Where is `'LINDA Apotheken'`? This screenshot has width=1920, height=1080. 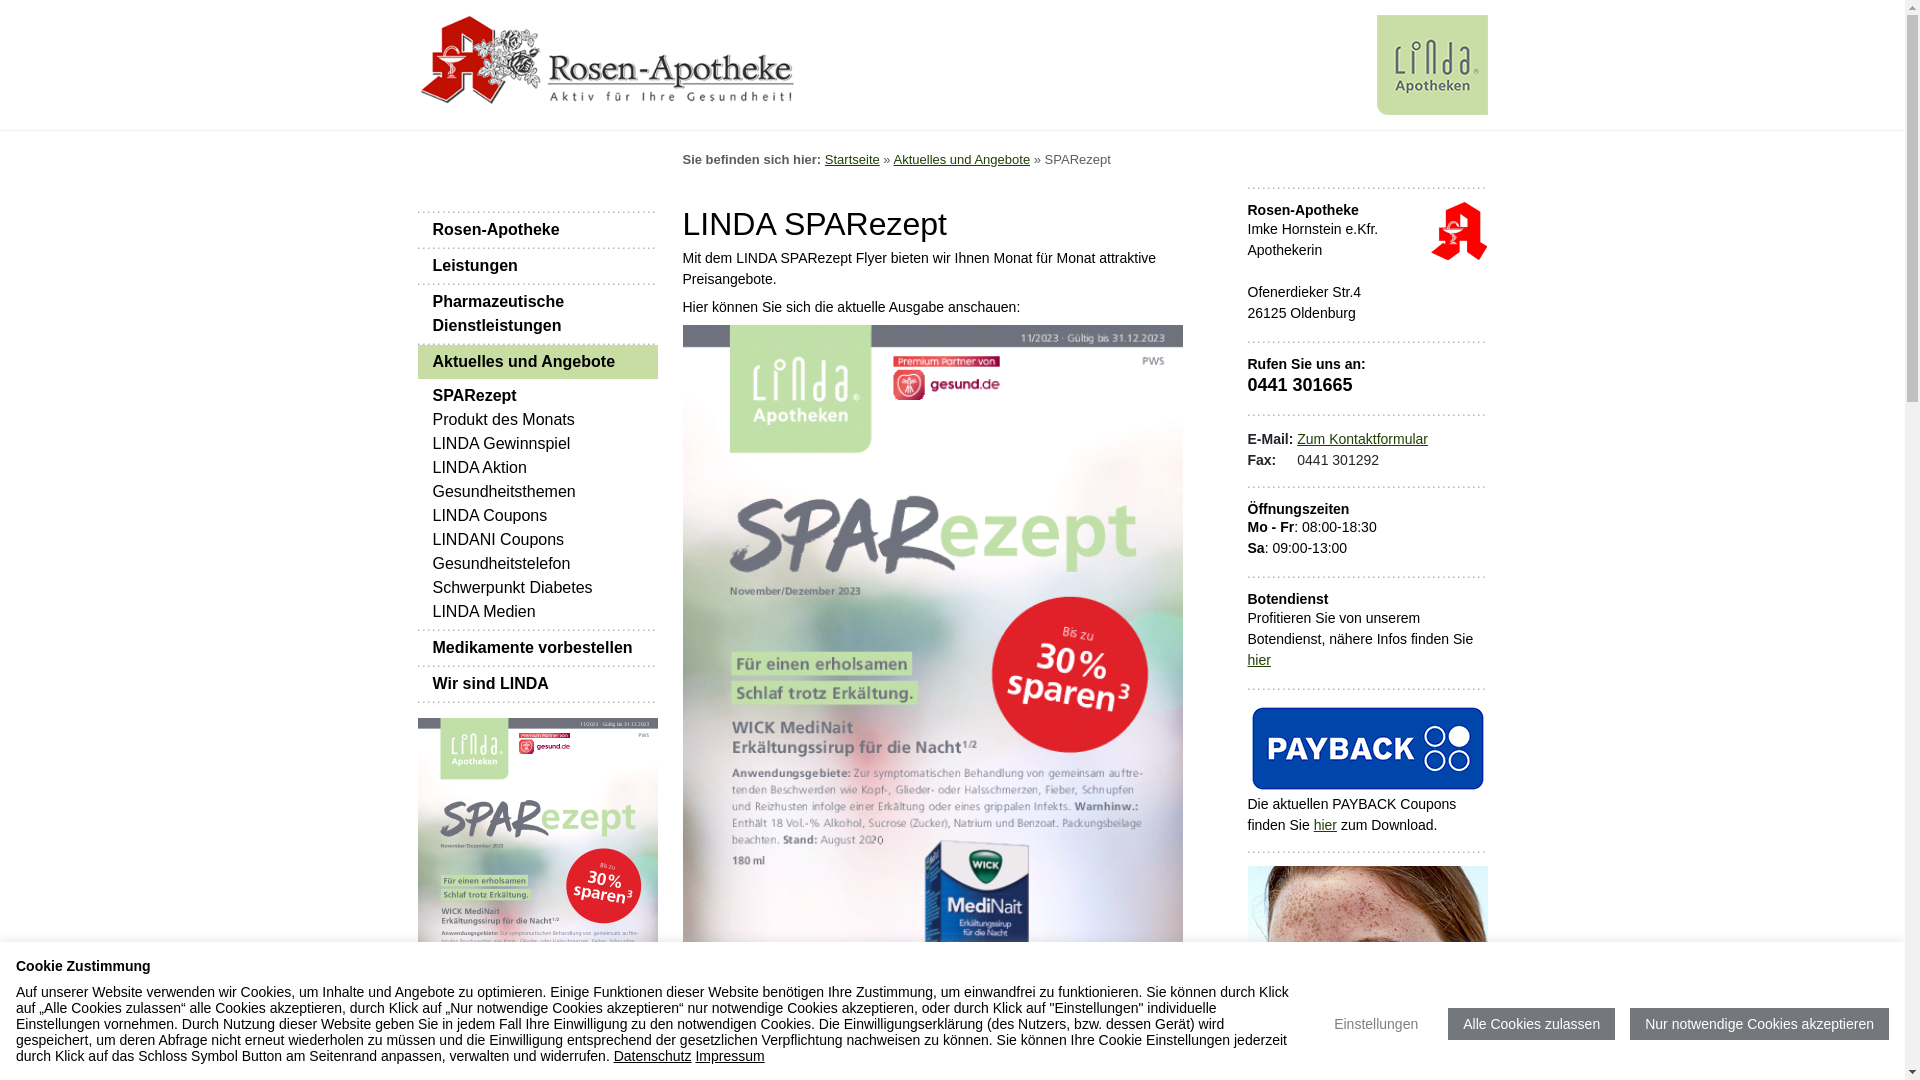 'LINDA Apotheken' is located at coordinates (1430, 64).